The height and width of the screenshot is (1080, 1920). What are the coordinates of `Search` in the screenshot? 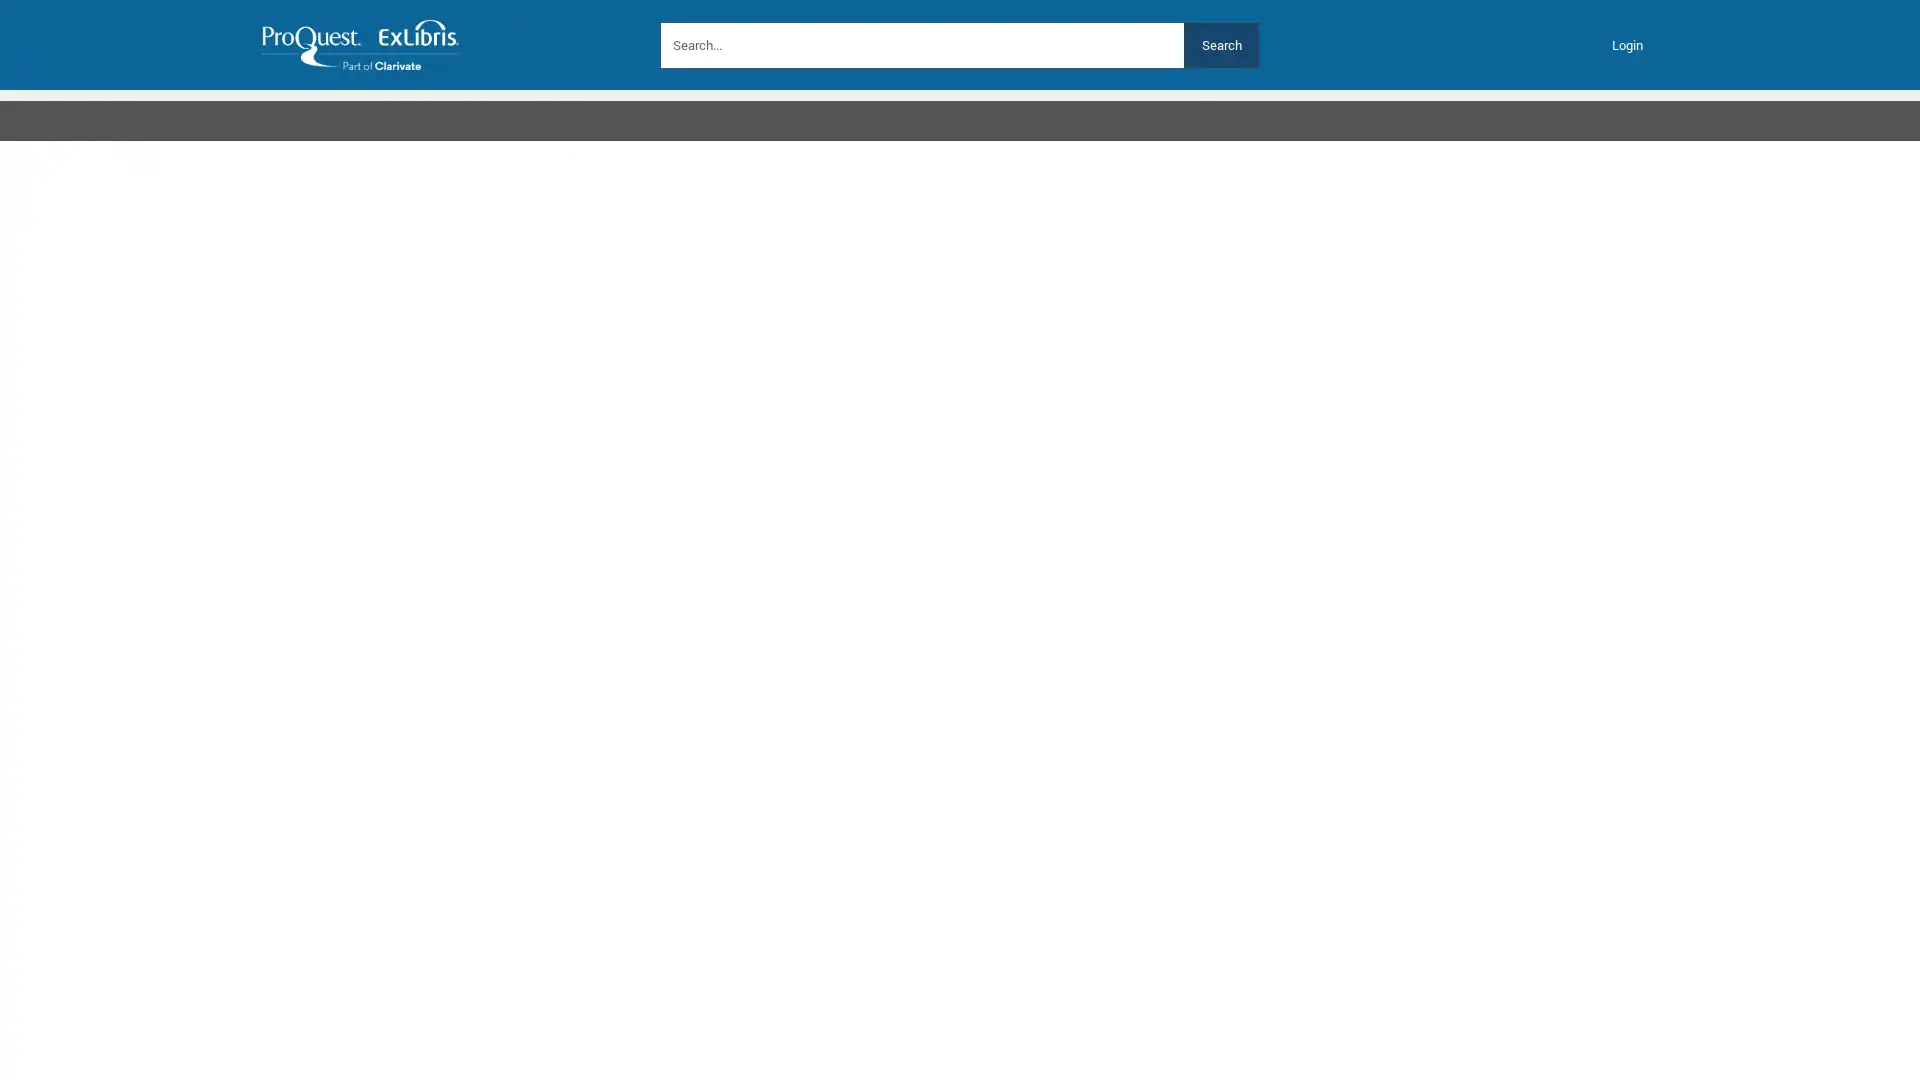 It's located at (1220, 44).